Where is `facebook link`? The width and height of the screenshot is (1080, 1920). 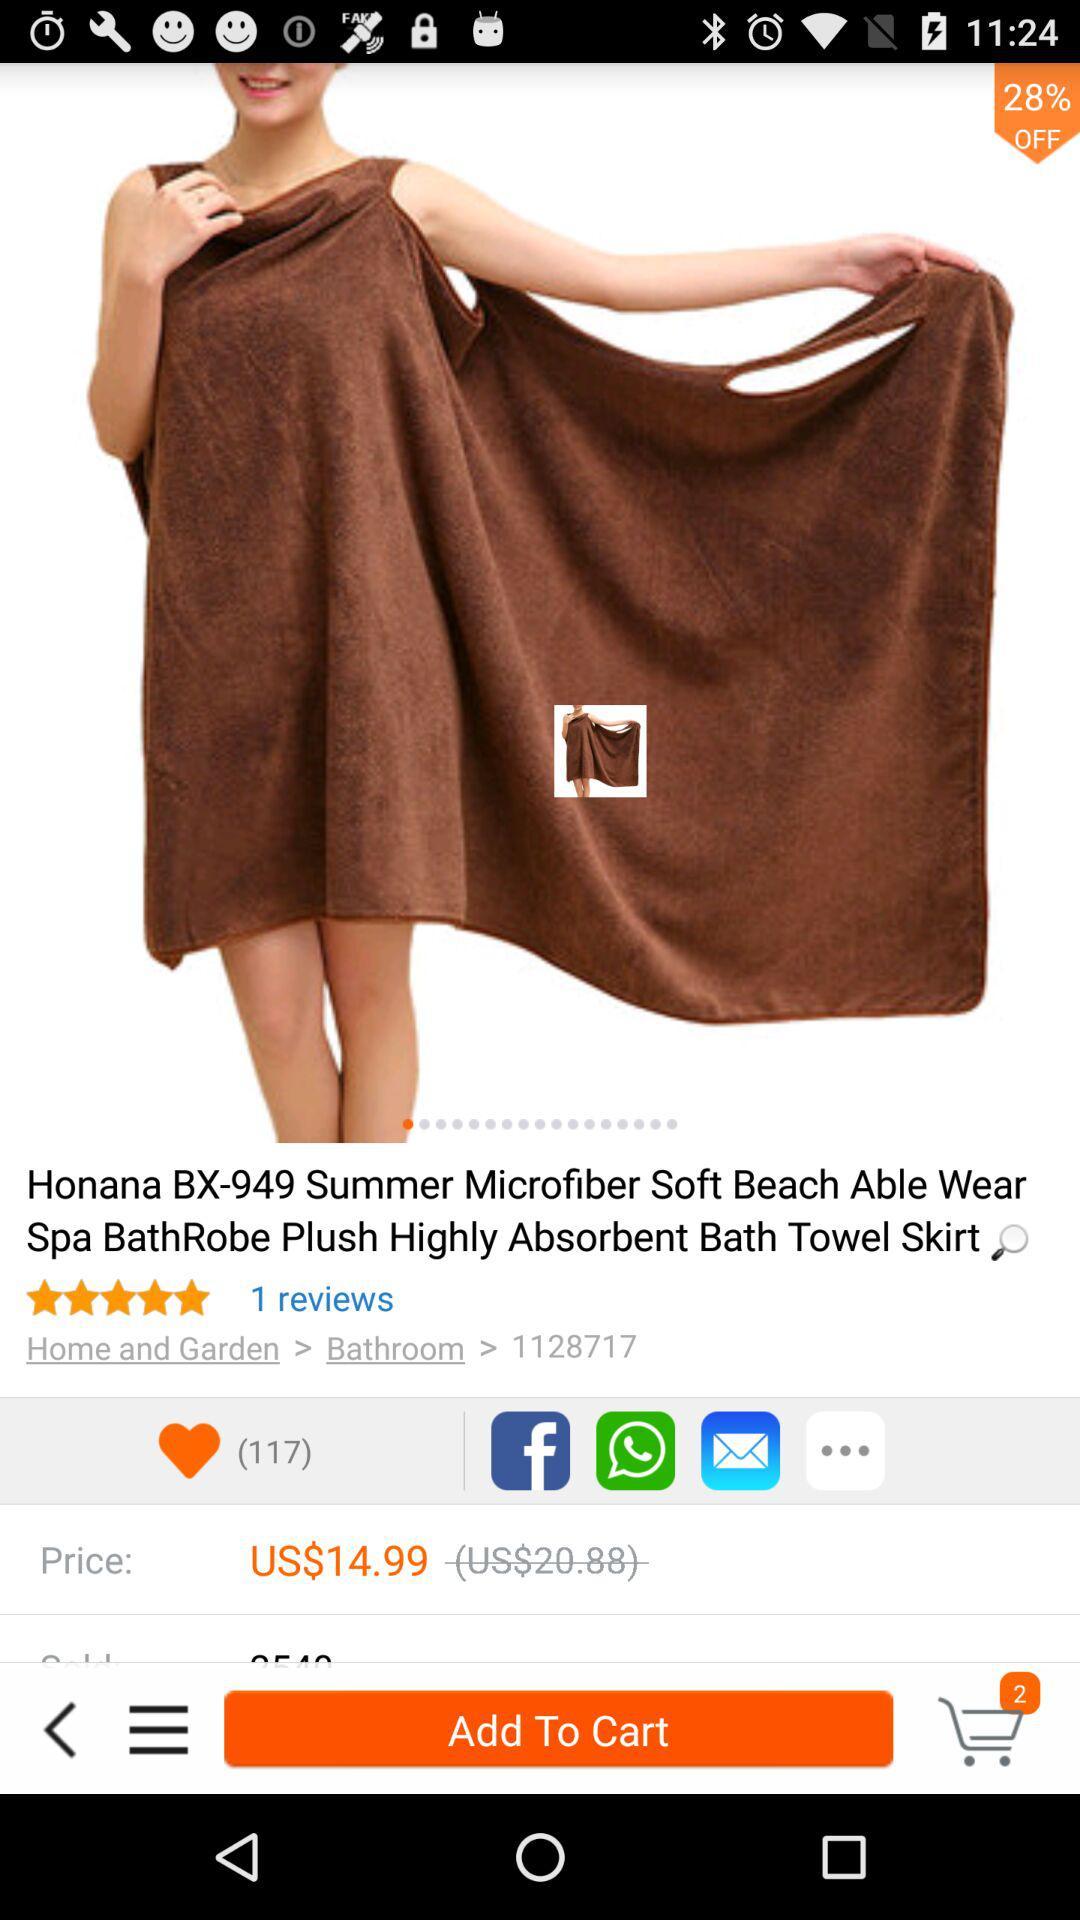
facebook link is located at coordinates (529, 1450).